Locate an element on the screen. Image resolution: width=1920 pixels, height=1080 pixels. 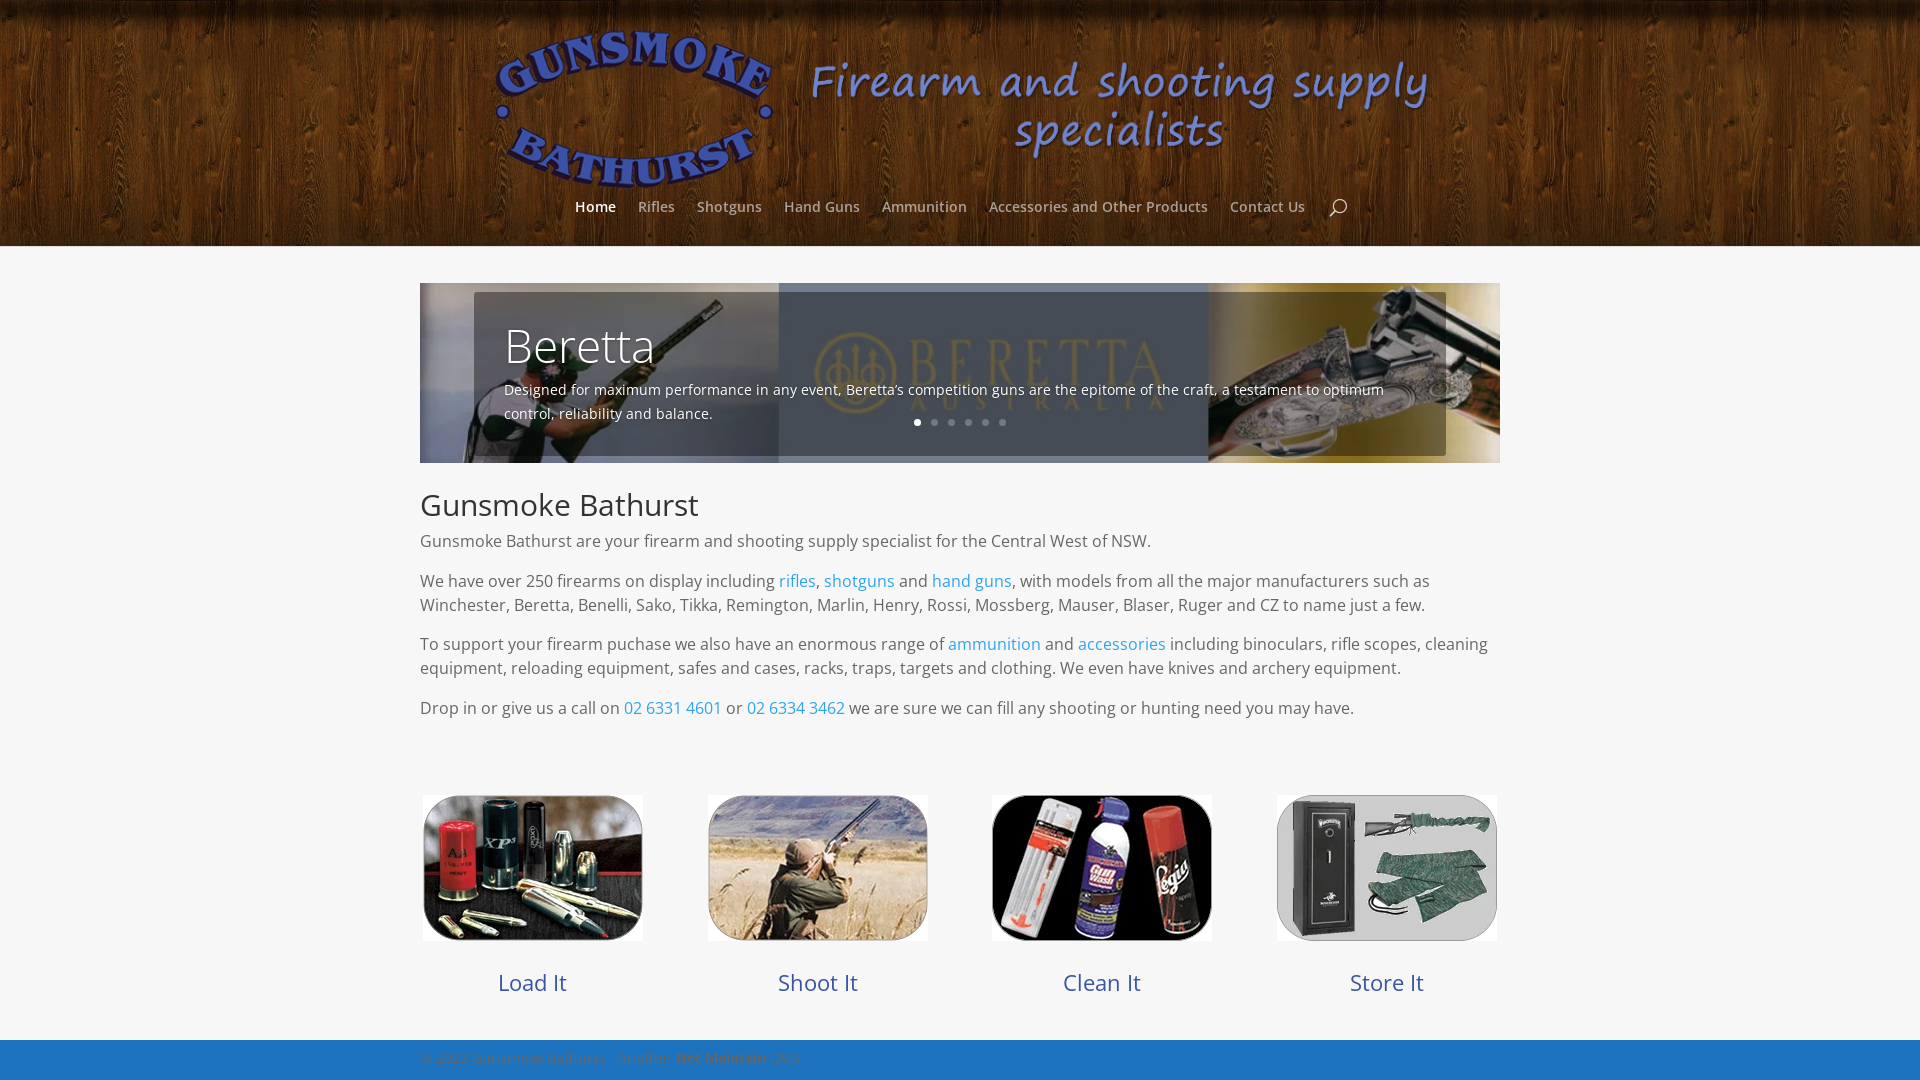
'3' is located at coordinates (950, 421).